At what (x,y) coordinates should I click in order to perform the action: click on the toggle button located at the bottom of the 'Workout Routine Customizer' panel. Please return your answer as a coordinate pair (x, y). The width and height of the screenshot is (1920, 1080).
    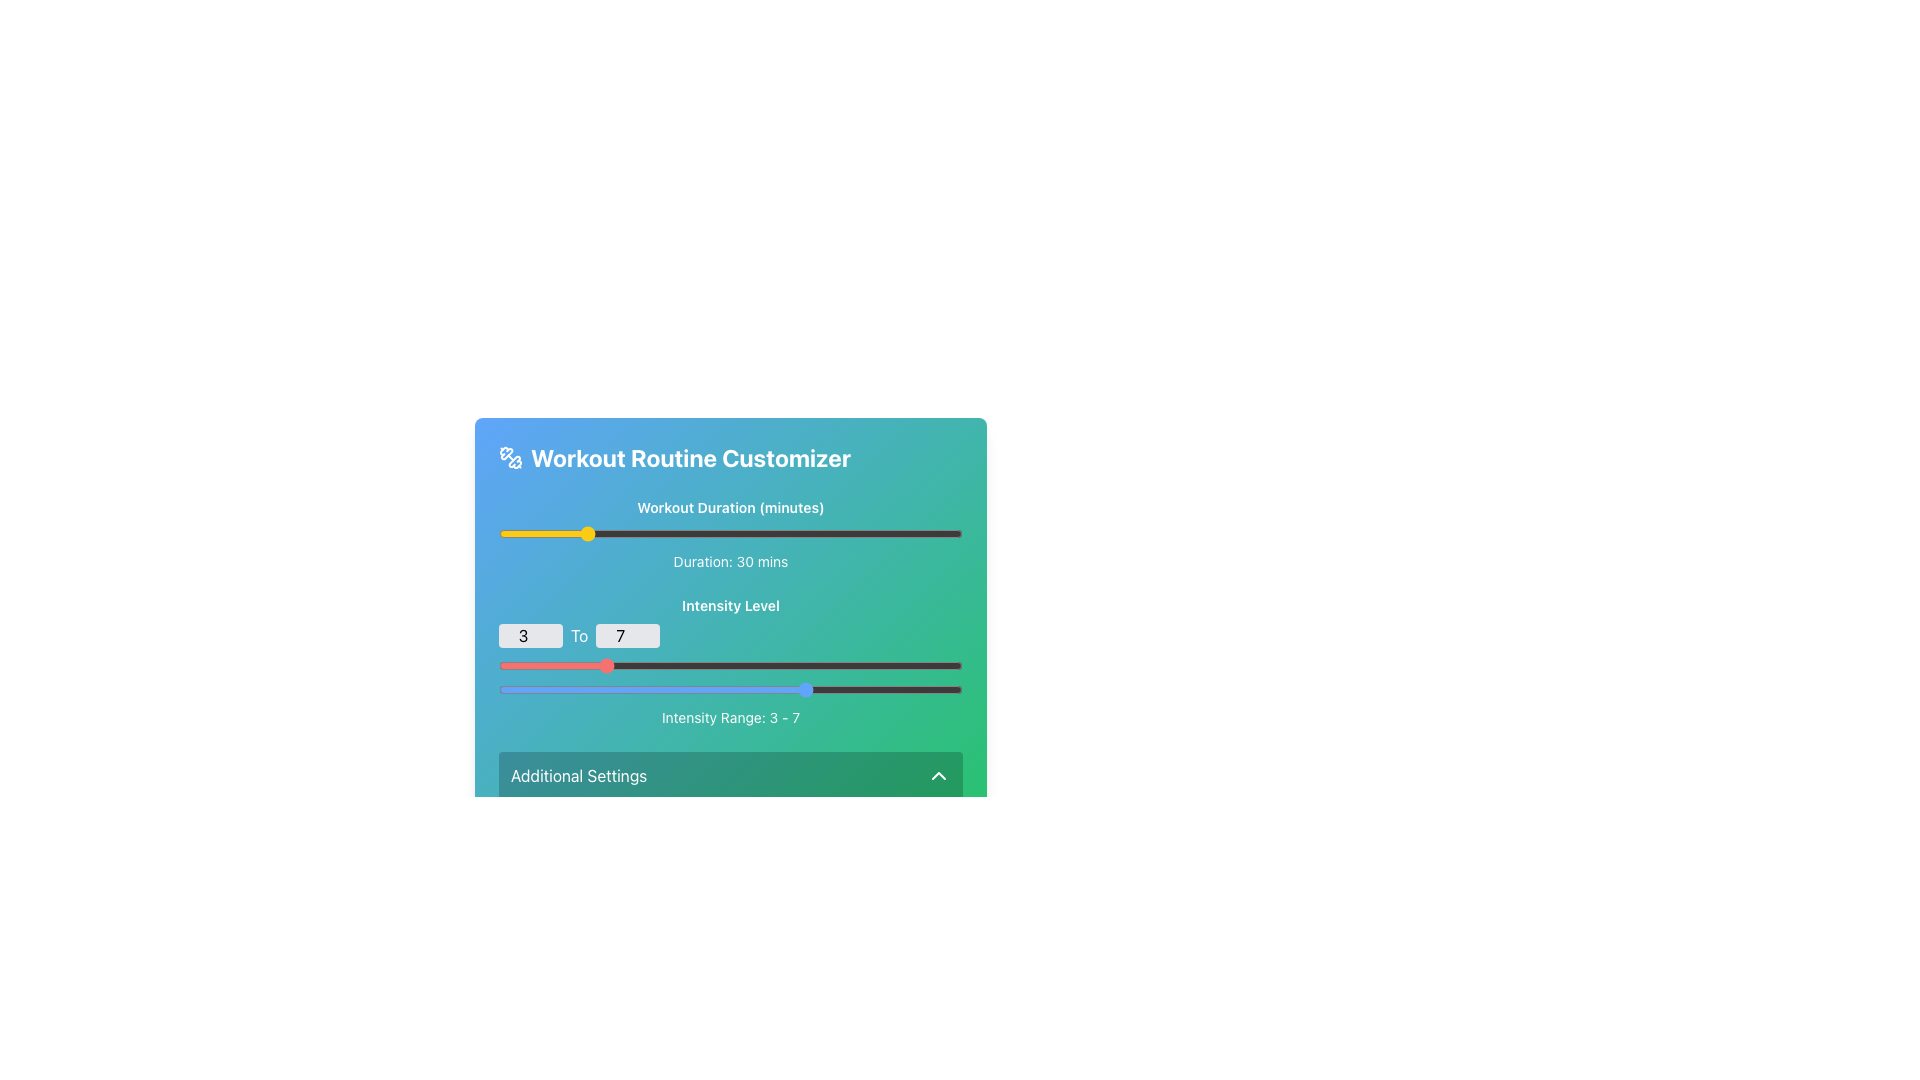
    Looking at the image, I should click on (729, 774).